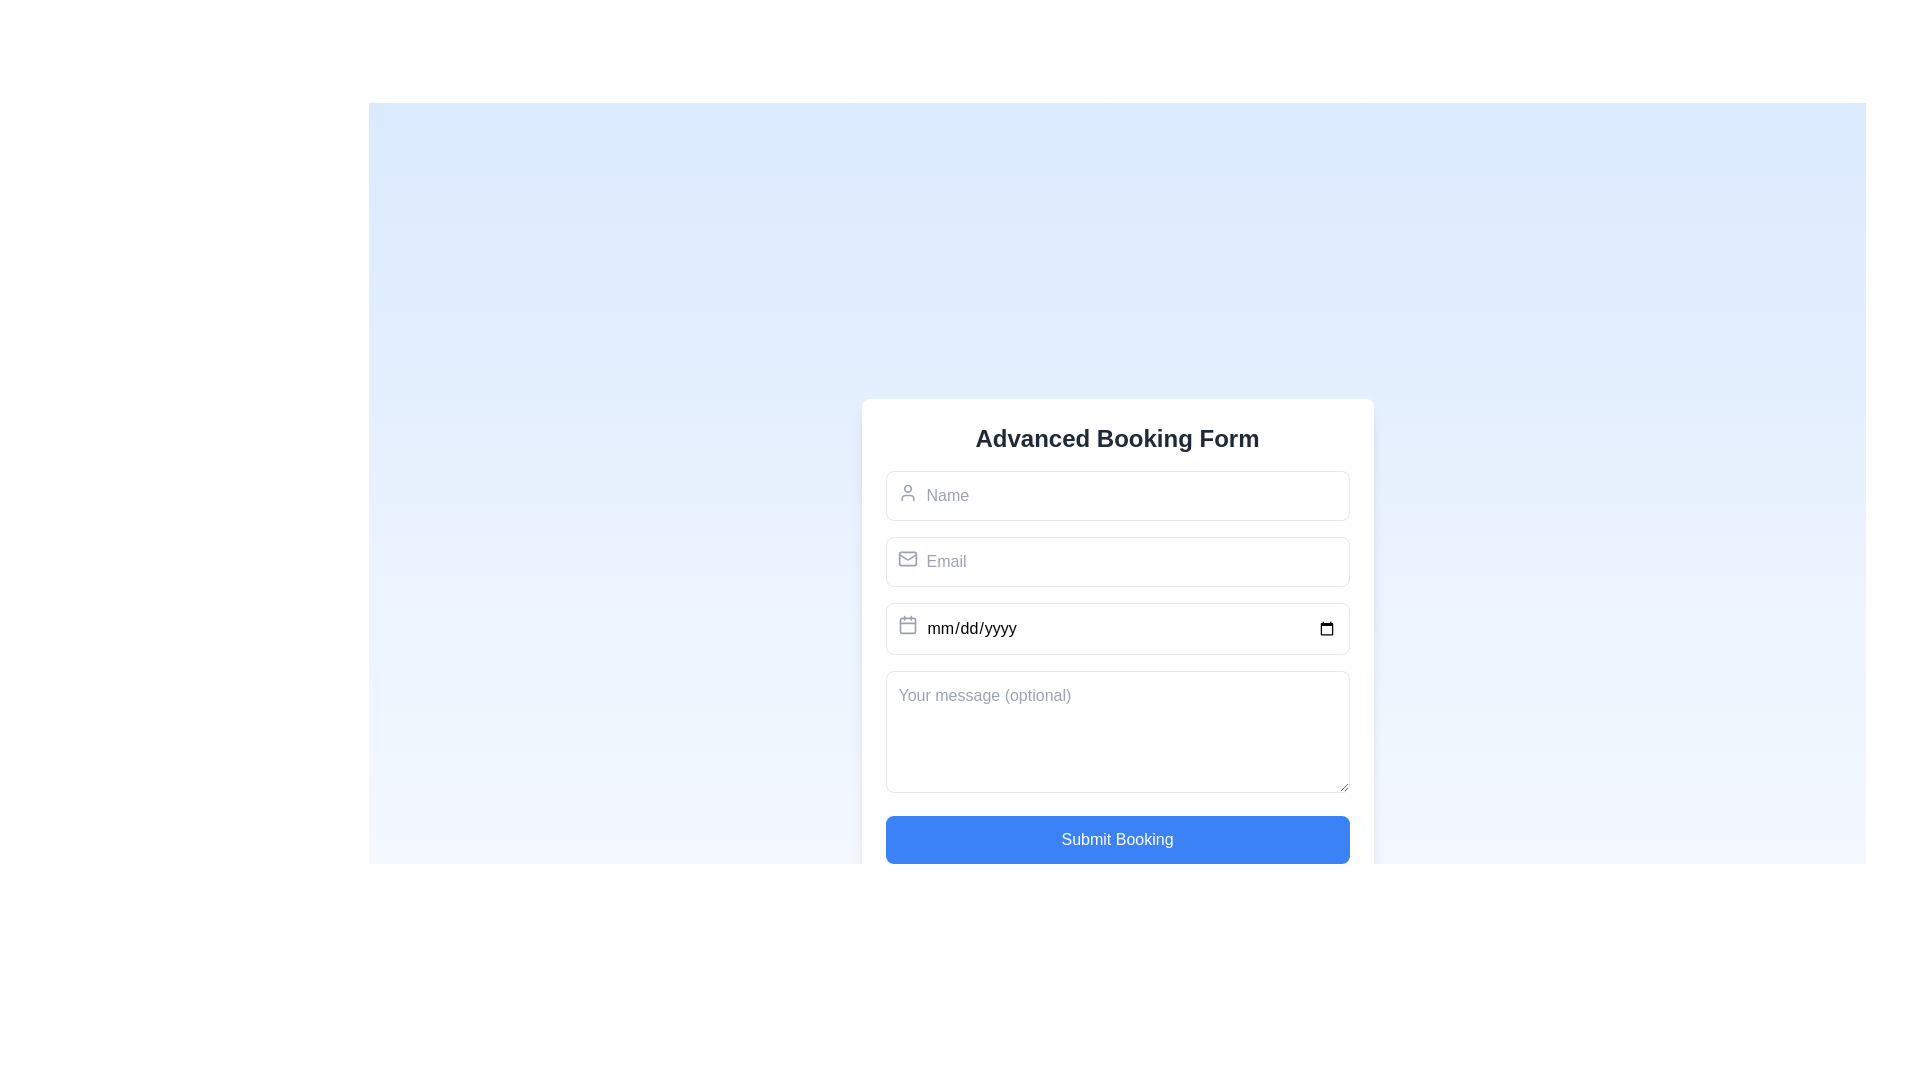  What do you see at coordinates (906, 623) in the screenshot?
I see `the date selection icon located within the 'Advanced Booking Form' input field, positioned left of the date placeholder text 'mm/dd/yyyy'` at bounding box center [906, 623].